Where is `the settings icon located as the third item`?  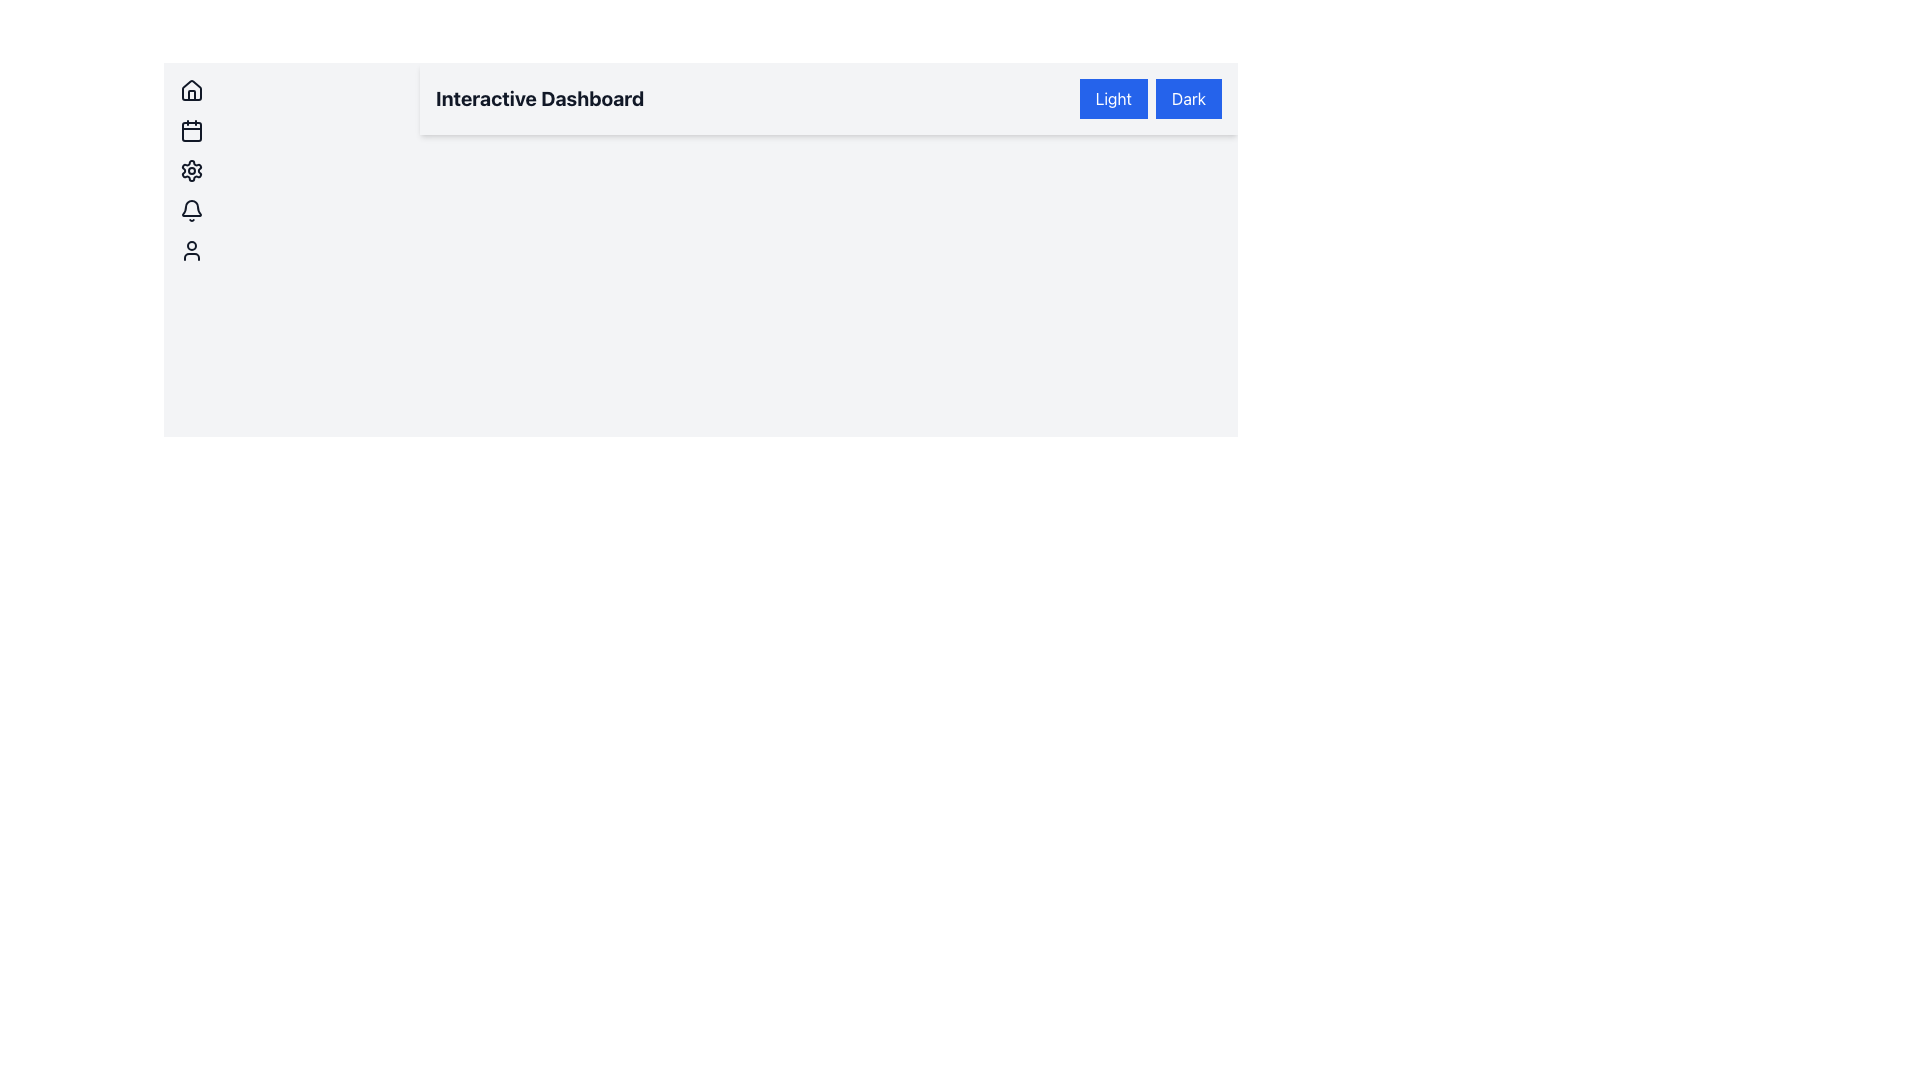 the settings icon located as the third item is located at coordinates (192, 169).